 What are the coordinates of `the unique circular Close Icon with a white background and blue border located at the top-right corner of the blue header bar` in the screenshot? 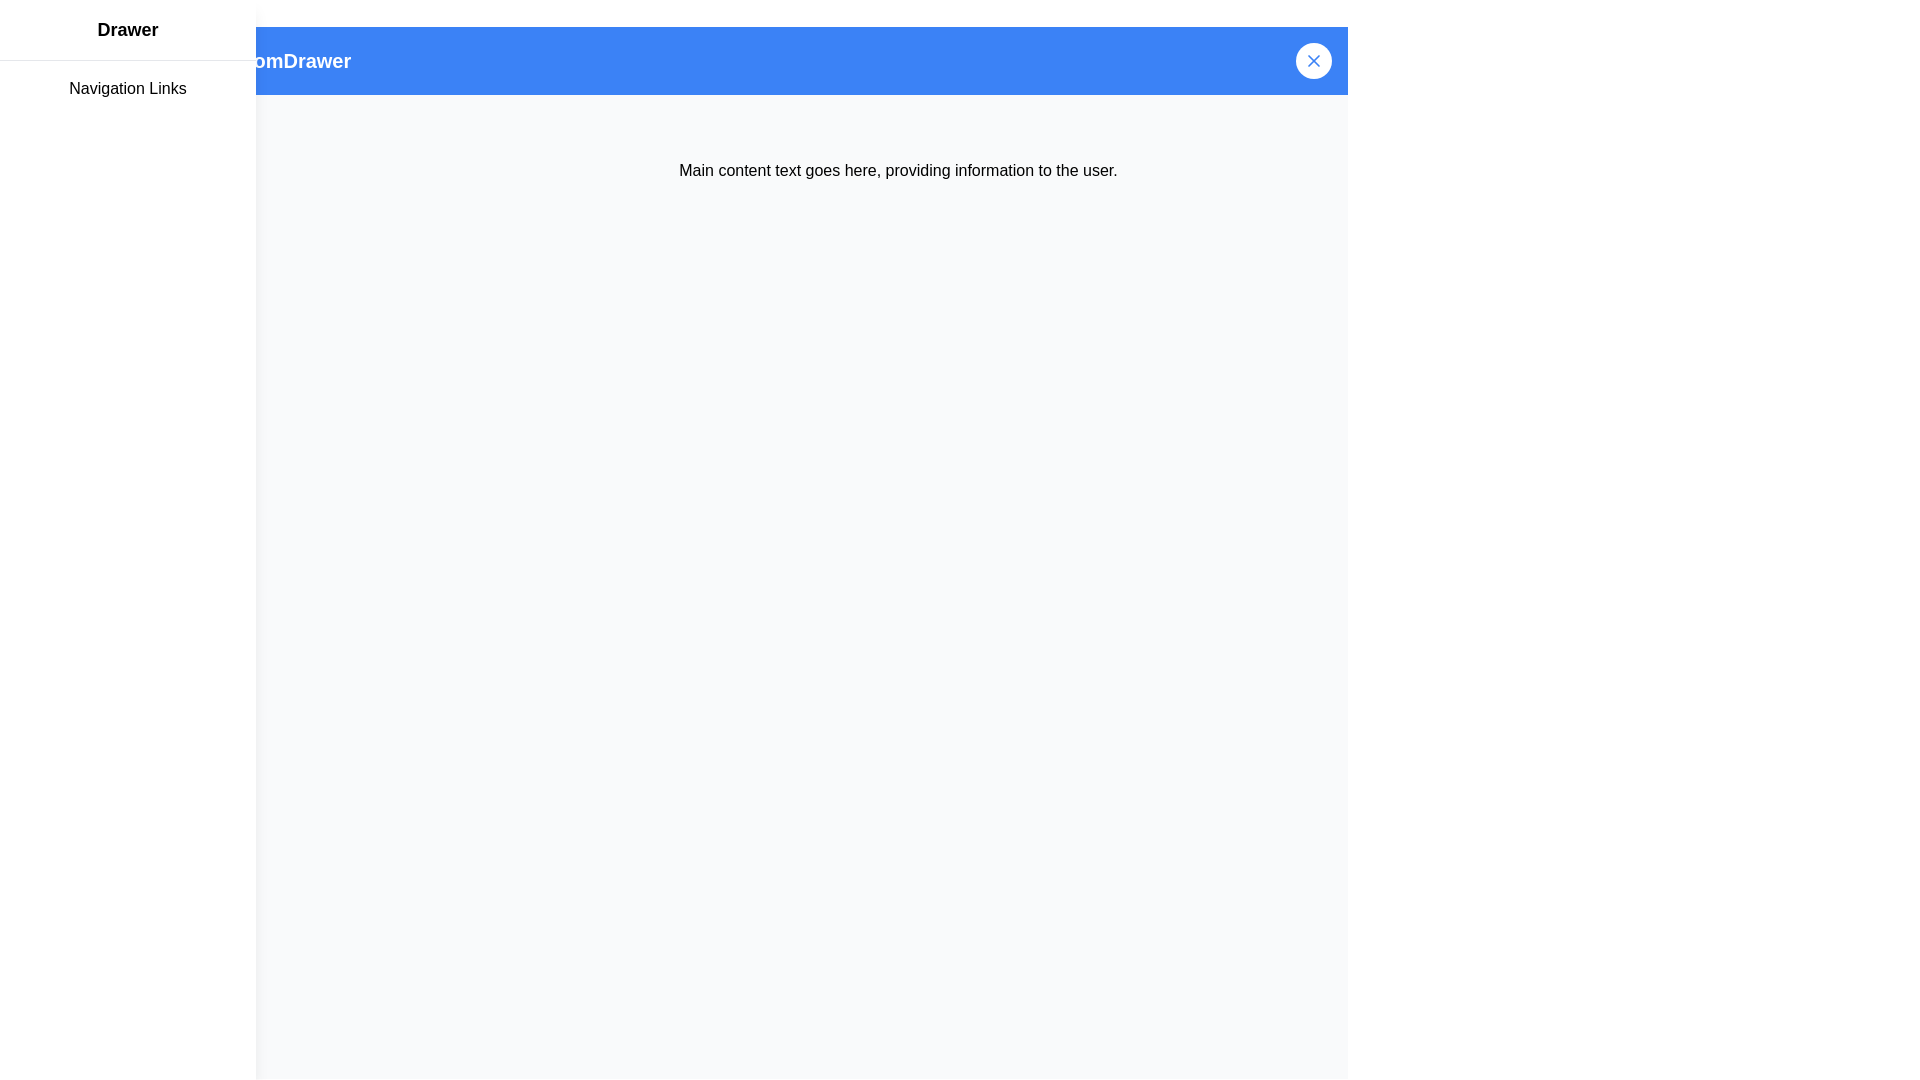 It's located at (1314, 60).